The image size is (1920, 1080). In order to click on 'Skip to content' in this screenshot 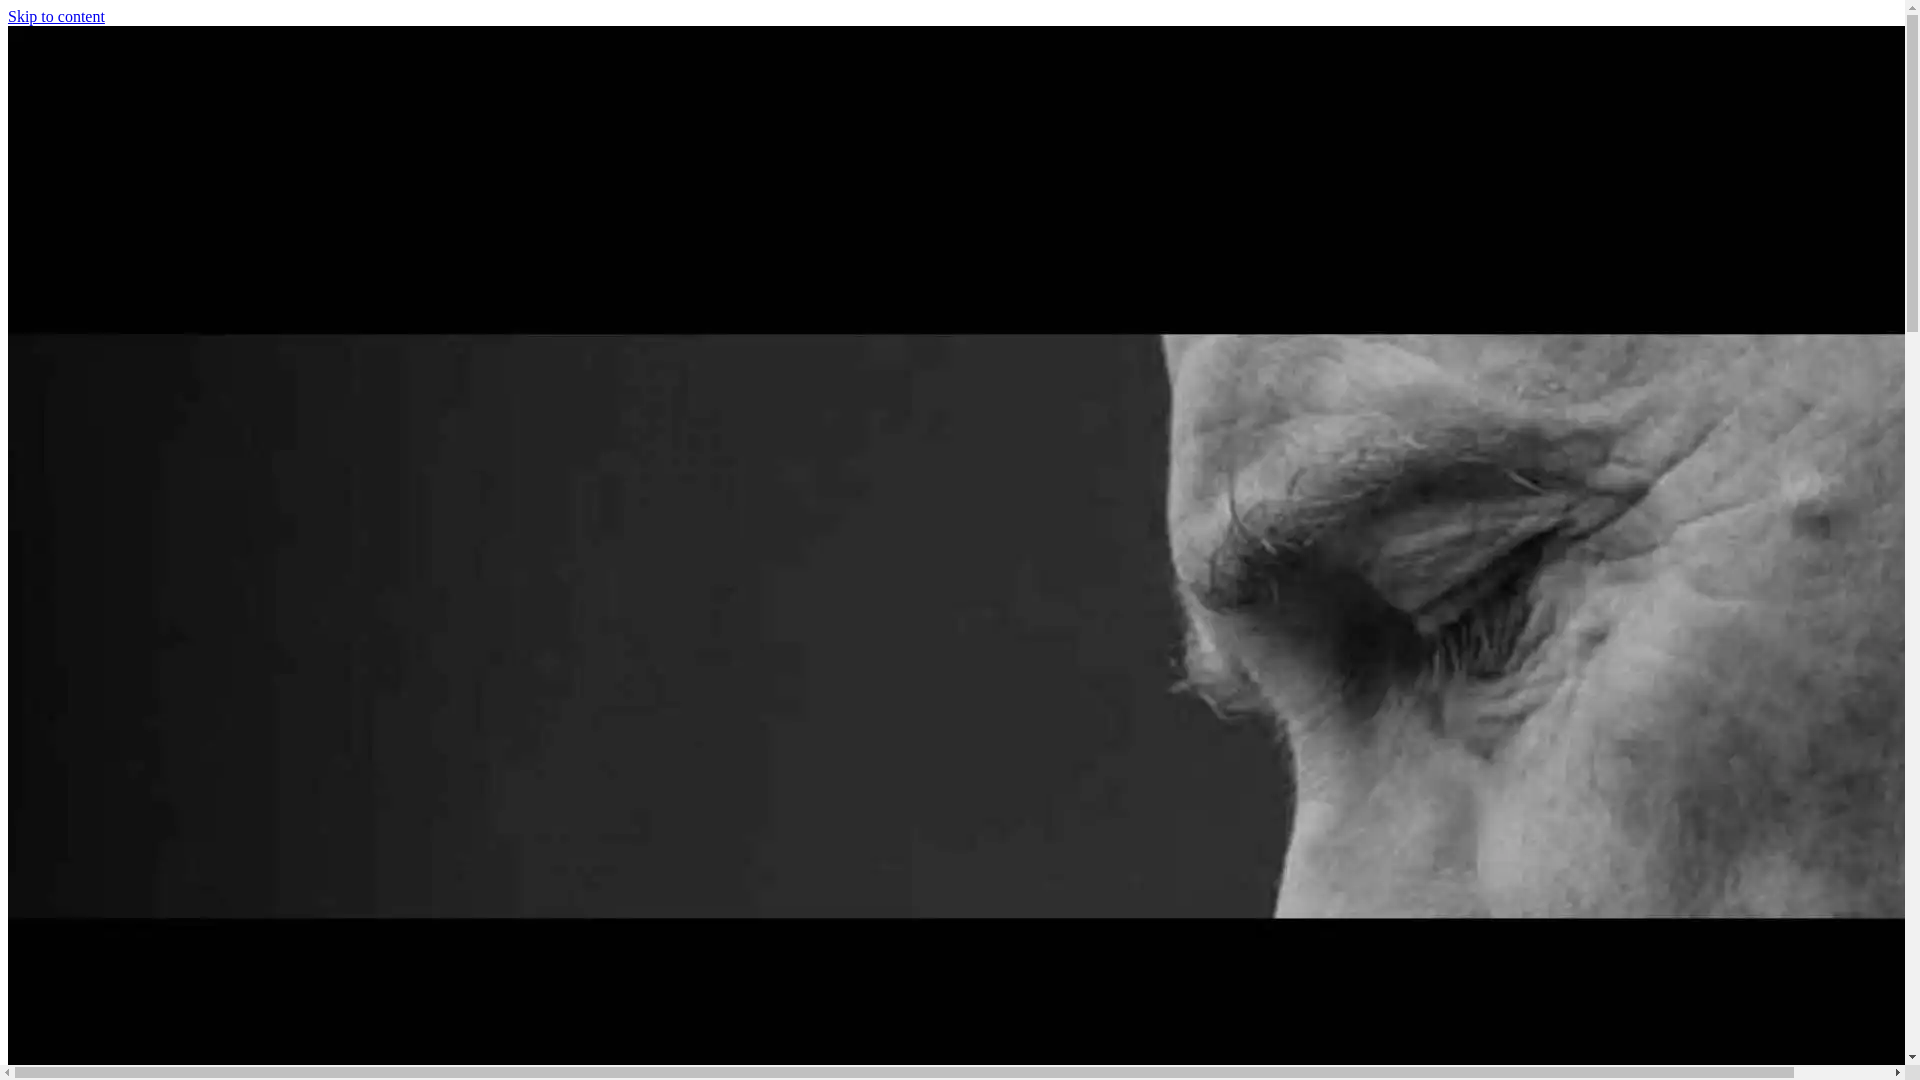, I will do `click(56, 16)`.